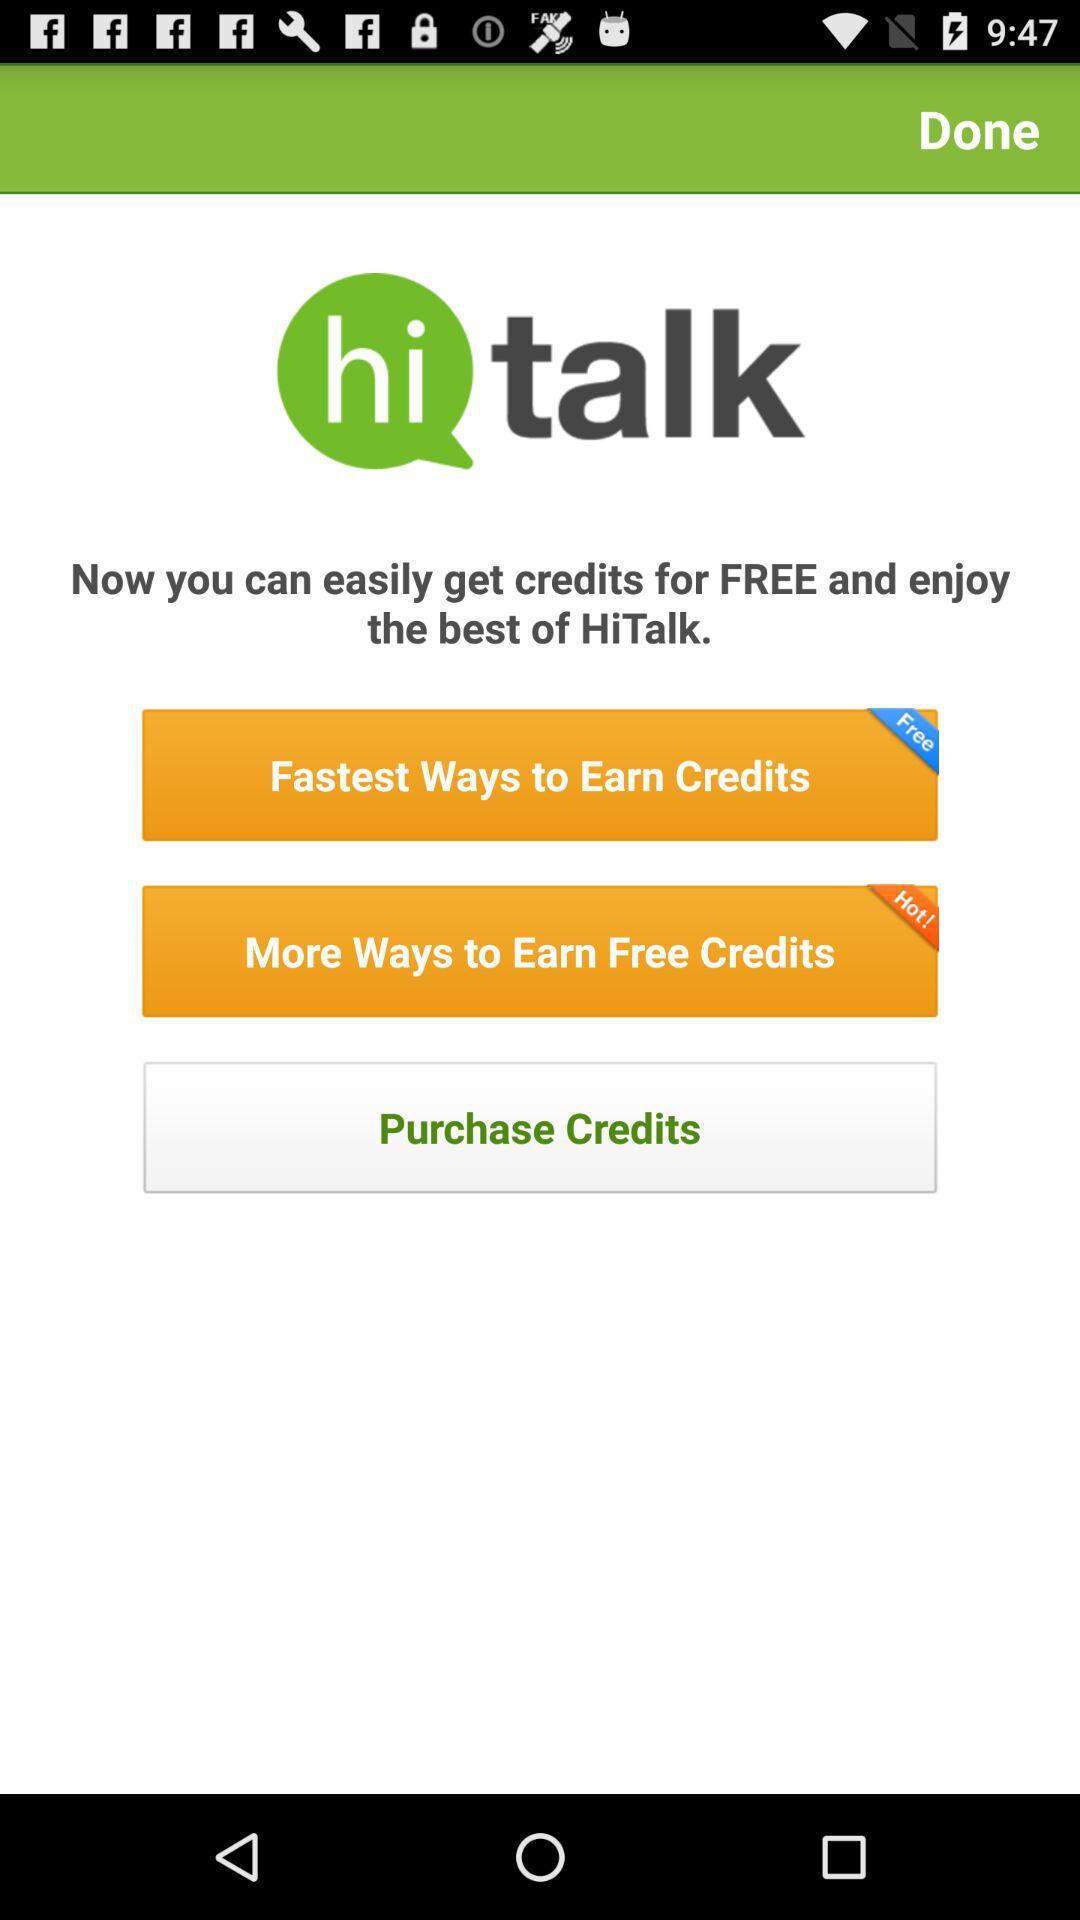 The image size is (1080, 1920). Describe the element at coordinates (540, 774) in the screenshot. I see `fastest way to earn credits` at that location.